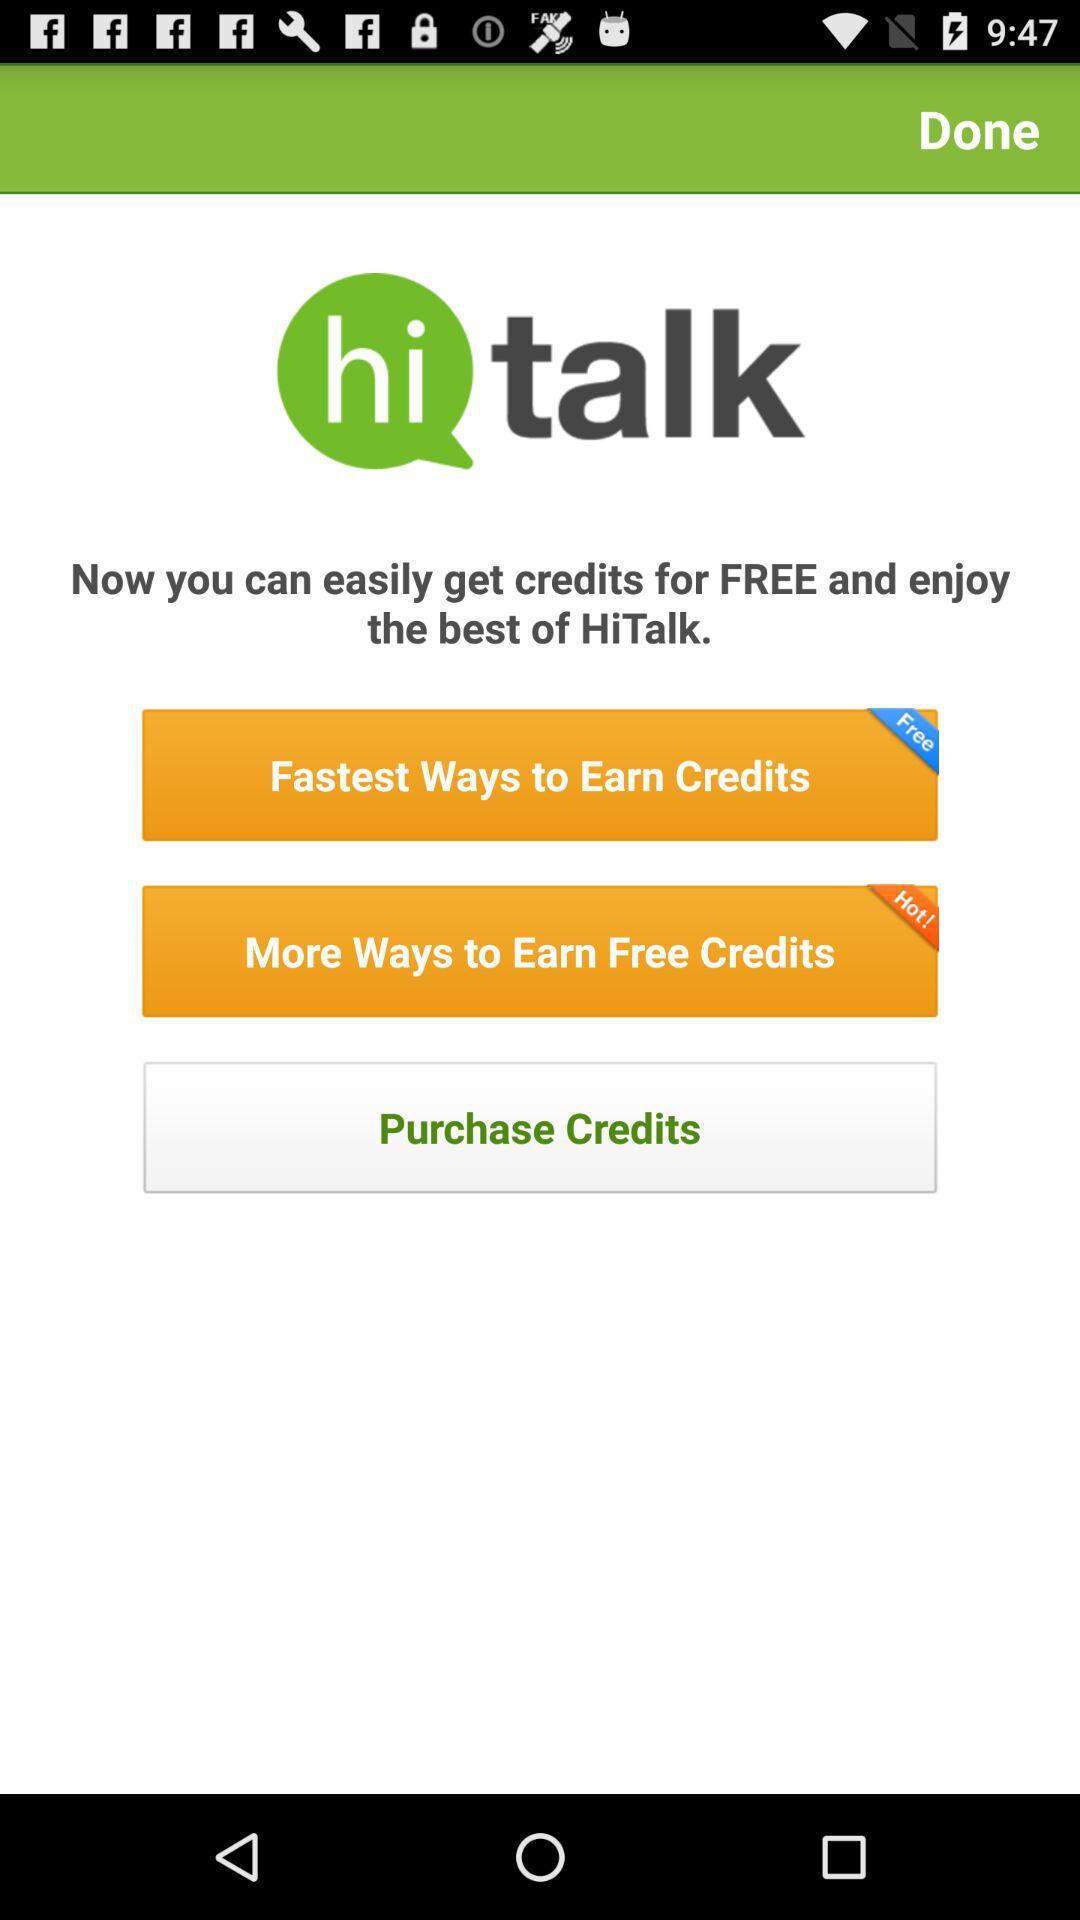 The image size is (1080, 1920). Describe the element at coordinates (540, 774) in the screenshot. I see `fastest way to earn credits` at that location.